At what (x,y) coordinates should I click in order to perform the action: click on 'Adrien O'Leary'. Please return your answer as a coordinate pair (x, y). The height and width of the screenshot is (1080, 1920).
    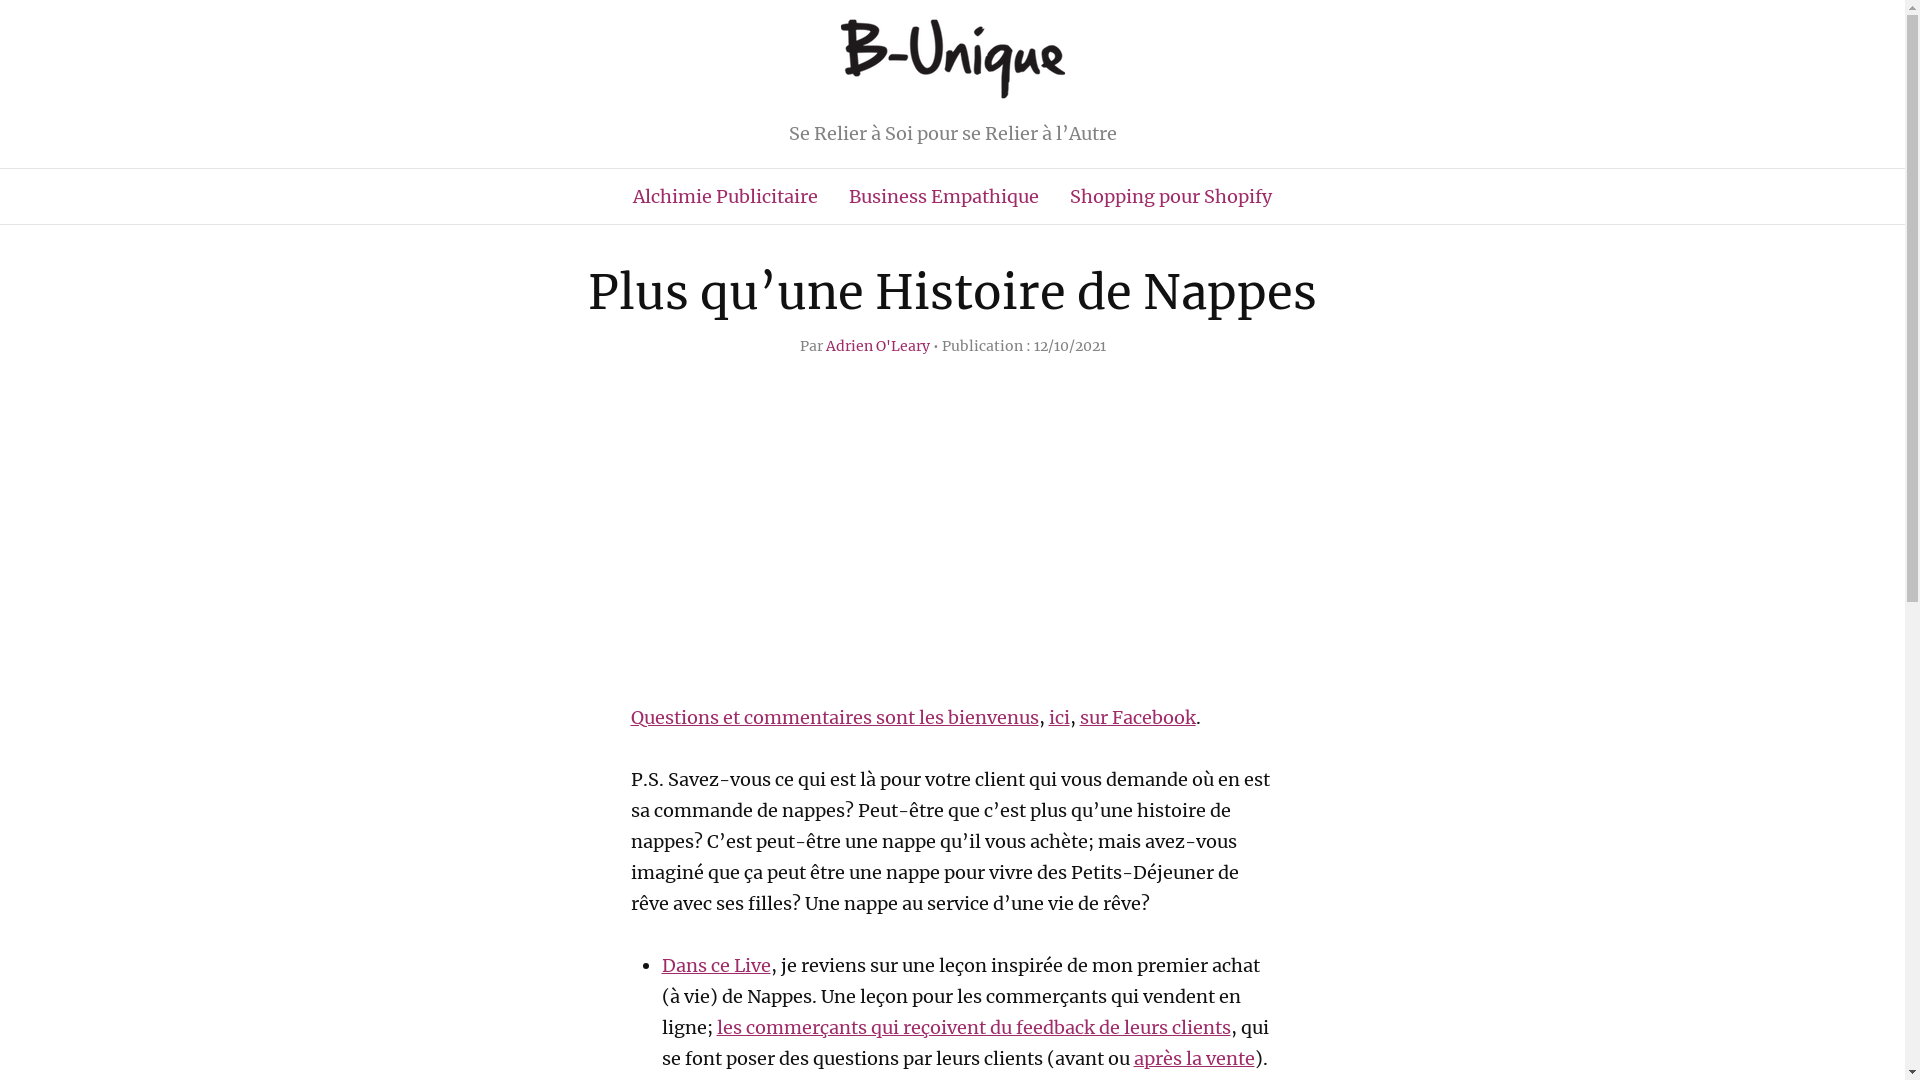
    Looking at the image, I should click on (878, 345).